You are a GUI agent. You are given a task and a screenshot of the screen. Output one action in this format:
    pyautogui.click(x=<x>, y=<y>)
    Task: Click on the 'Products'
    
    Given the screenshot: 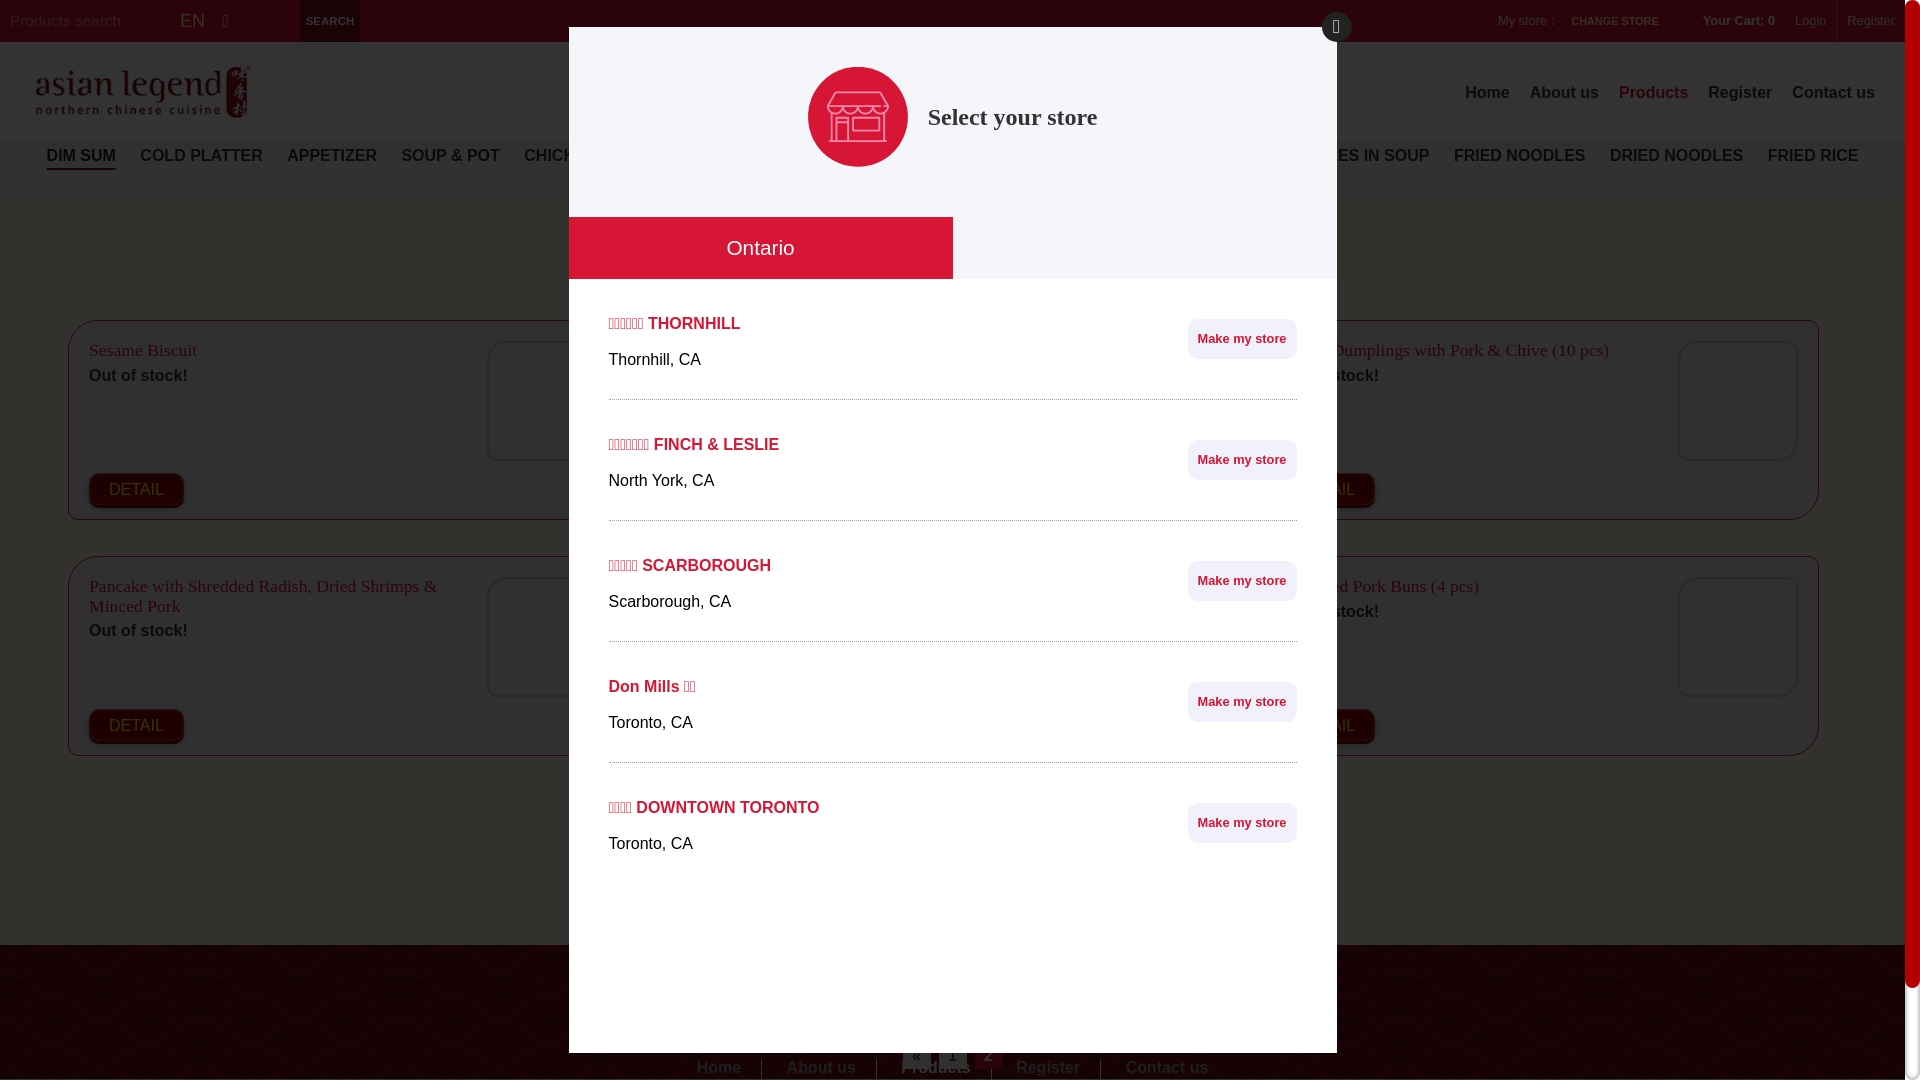 What is the action you would take?
    pyautogui.click(x=935, y=1067)
    